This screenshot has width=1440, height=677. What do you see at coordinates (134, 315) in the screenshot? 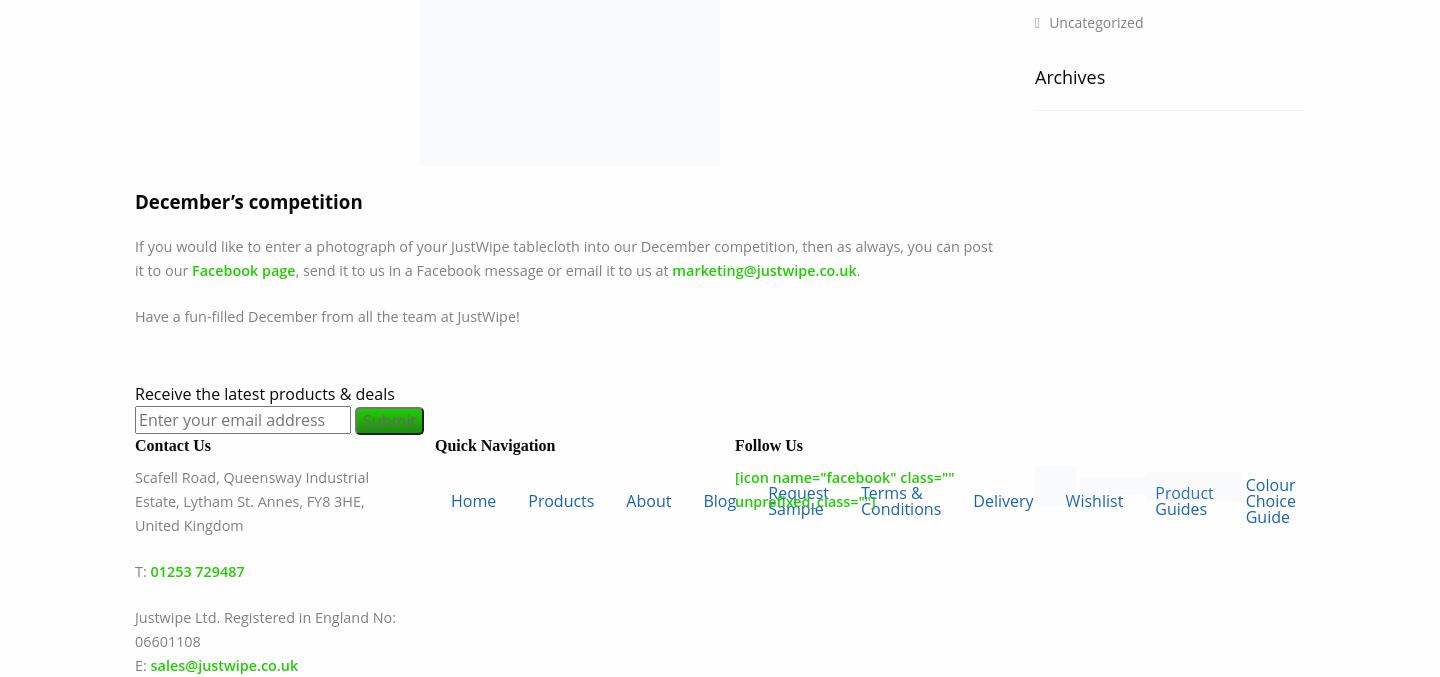
I see `'Have a fun-filled December from all the team at JustWipe!'` at bounding box center [134, 315].